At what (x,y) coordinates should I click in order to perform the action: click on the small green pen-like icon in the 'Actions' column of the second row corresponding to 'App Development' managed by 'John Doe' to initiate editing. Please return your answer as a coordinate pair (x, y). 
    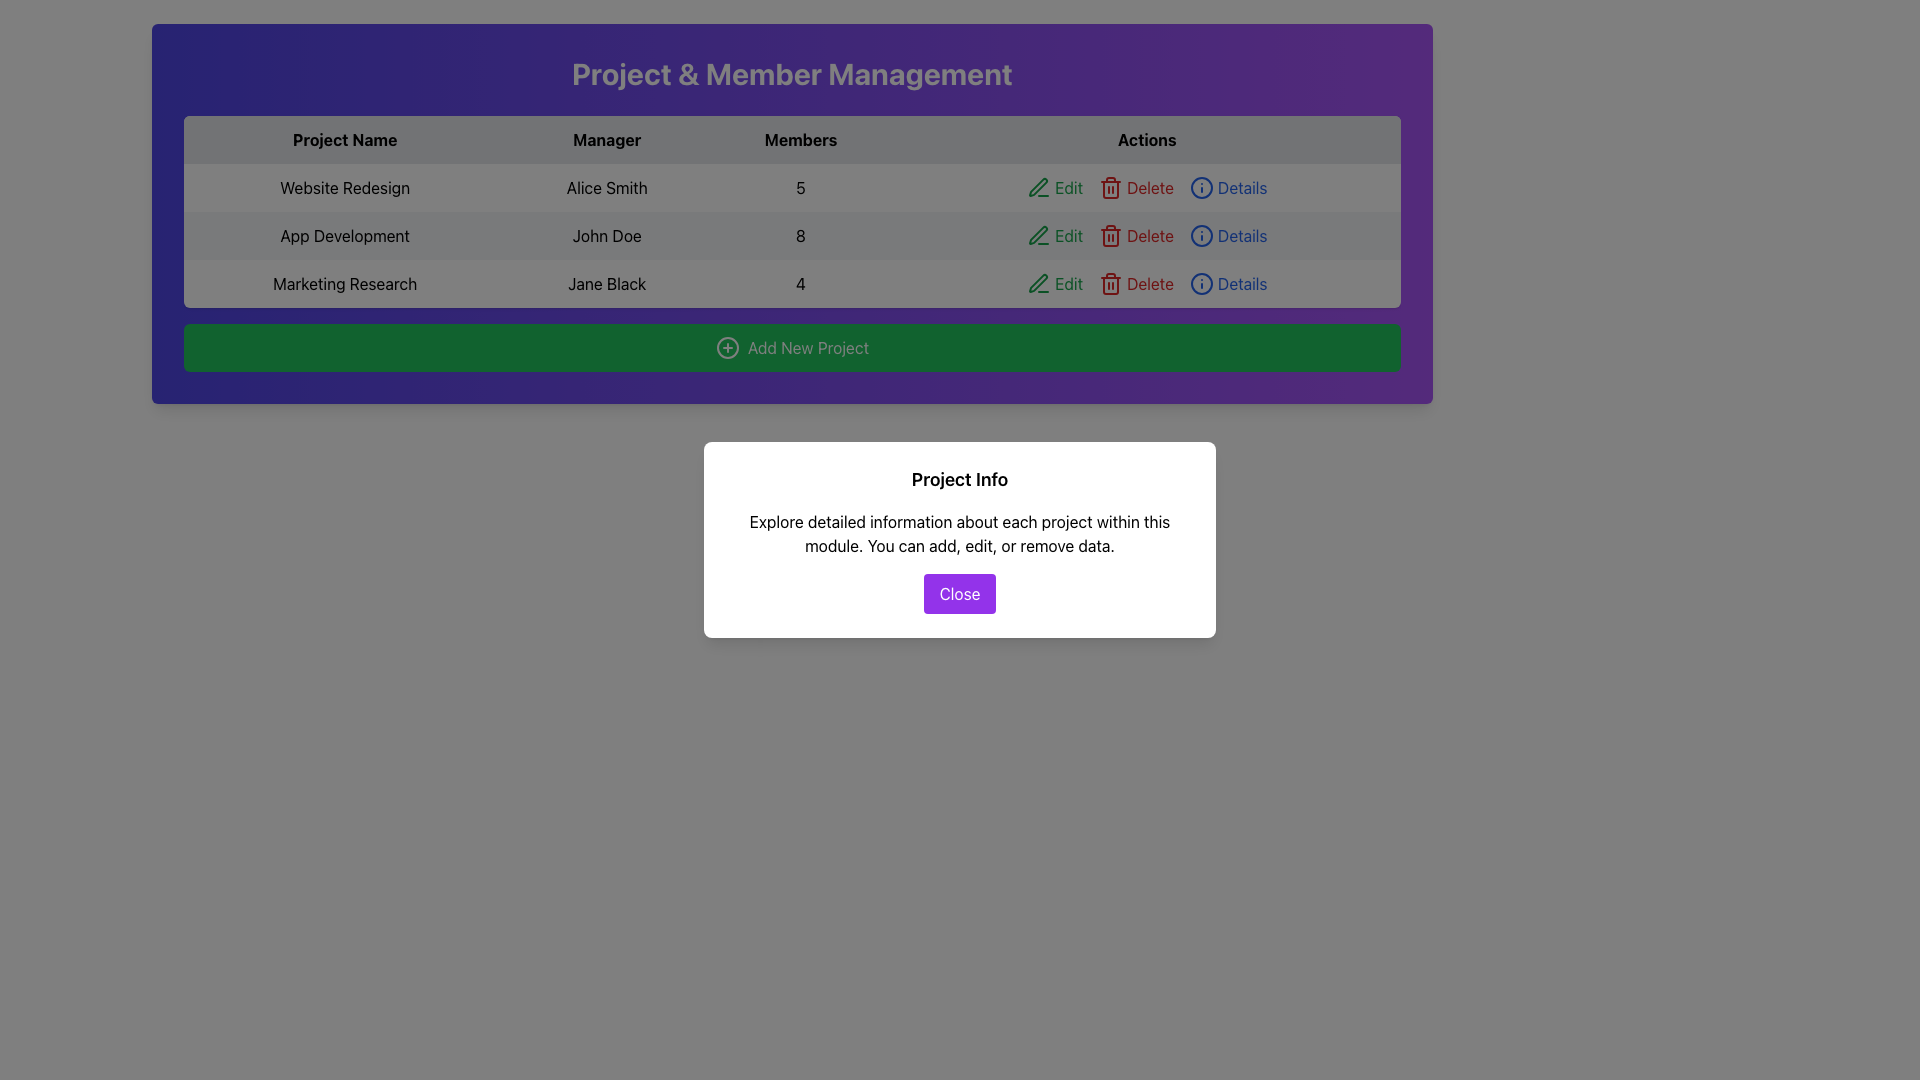
    Looking at the image, I should click on (1038, 187).